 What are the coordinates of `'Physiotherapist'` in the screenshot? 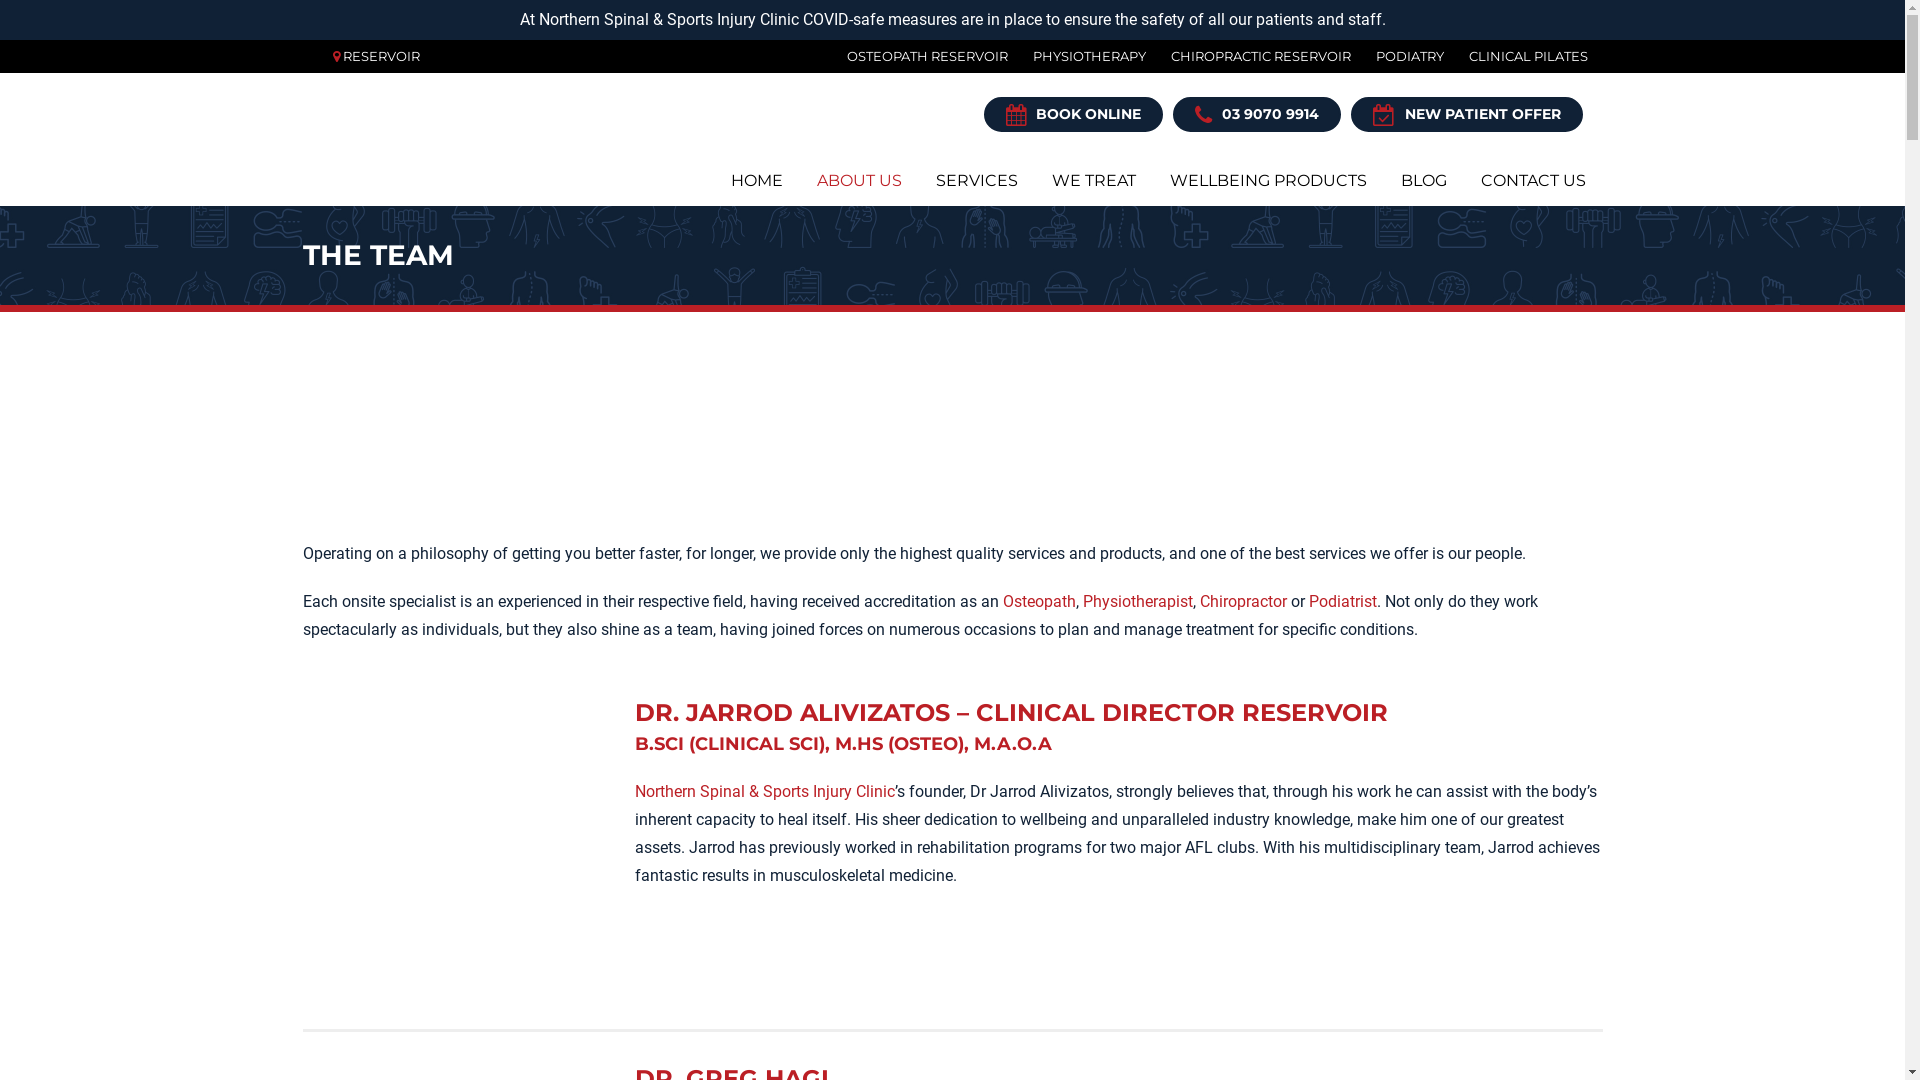 It's located at (1137, 600).